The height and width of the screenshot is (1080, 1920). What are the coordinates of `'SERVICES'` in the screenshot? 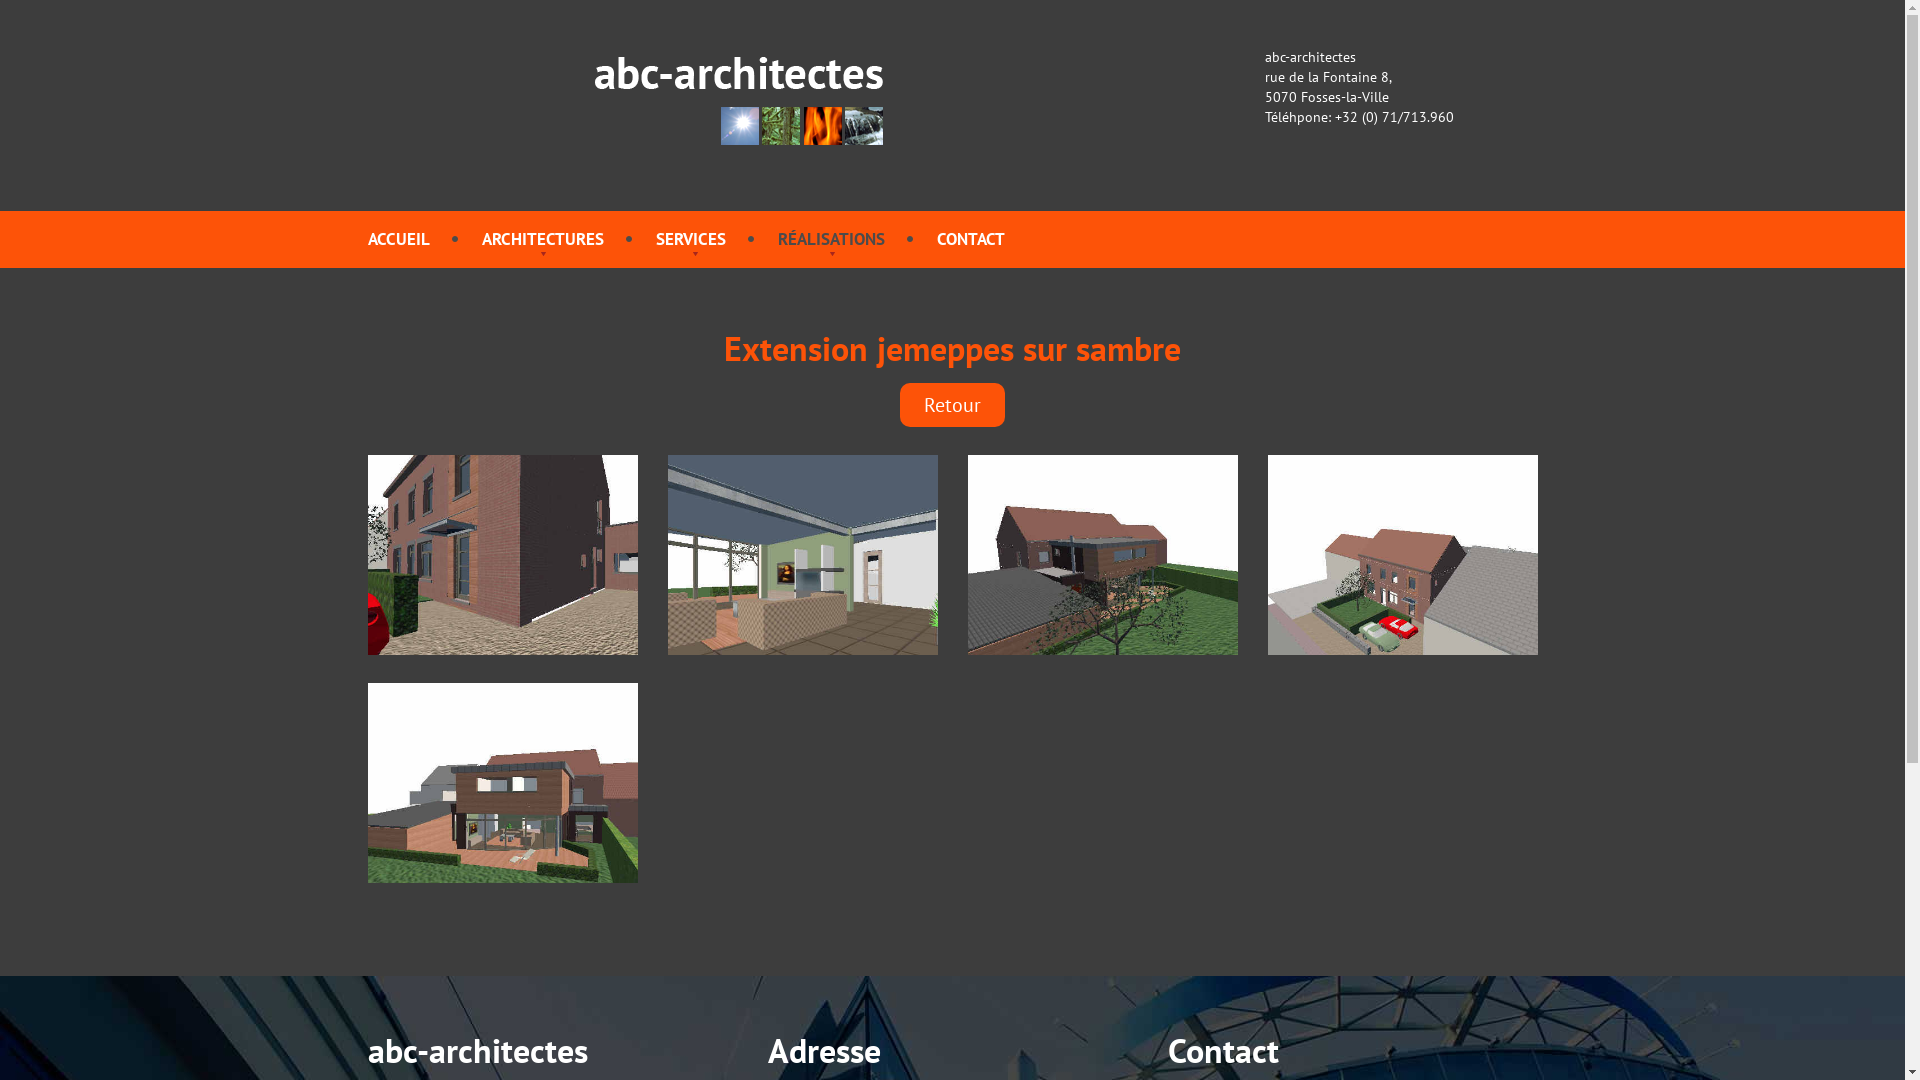 It's located at (691, 238).